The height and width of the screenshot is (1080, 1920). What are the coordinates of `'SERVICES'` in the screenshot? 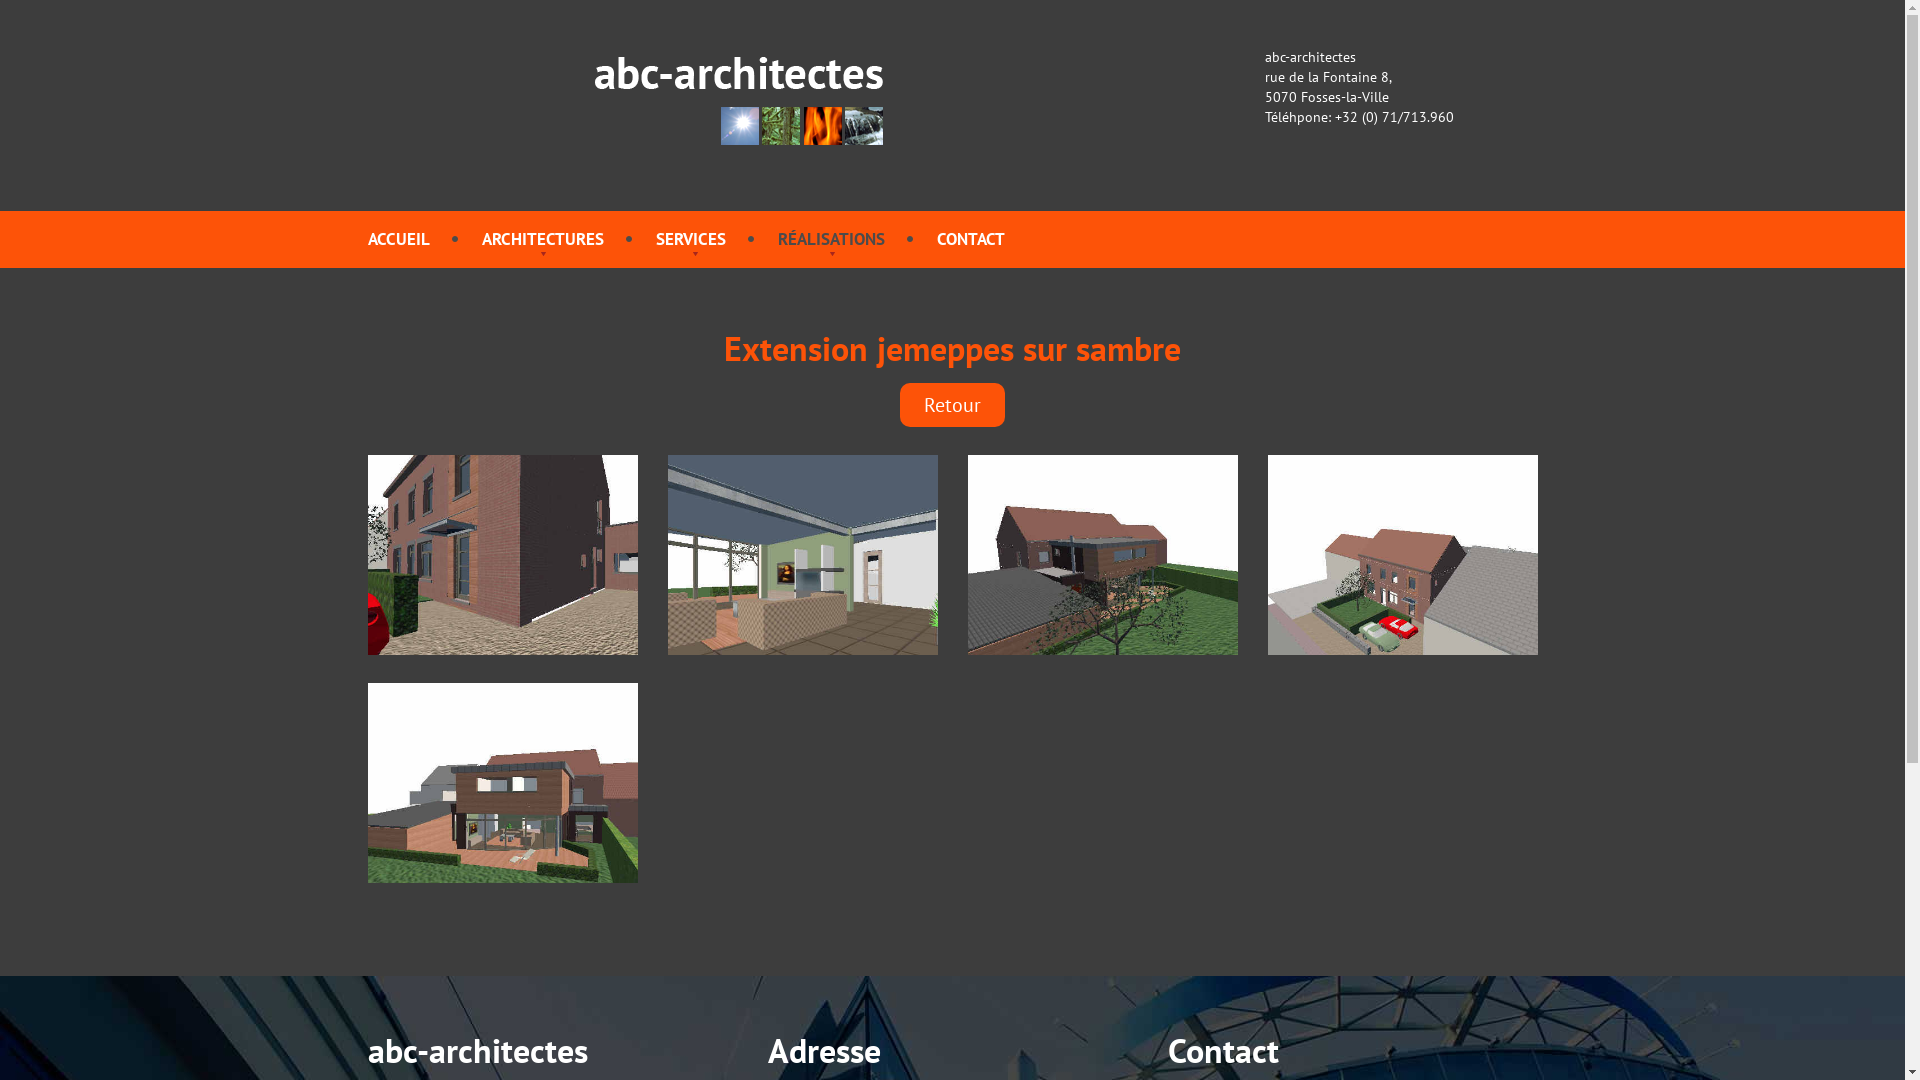 It's located at (691, 238).